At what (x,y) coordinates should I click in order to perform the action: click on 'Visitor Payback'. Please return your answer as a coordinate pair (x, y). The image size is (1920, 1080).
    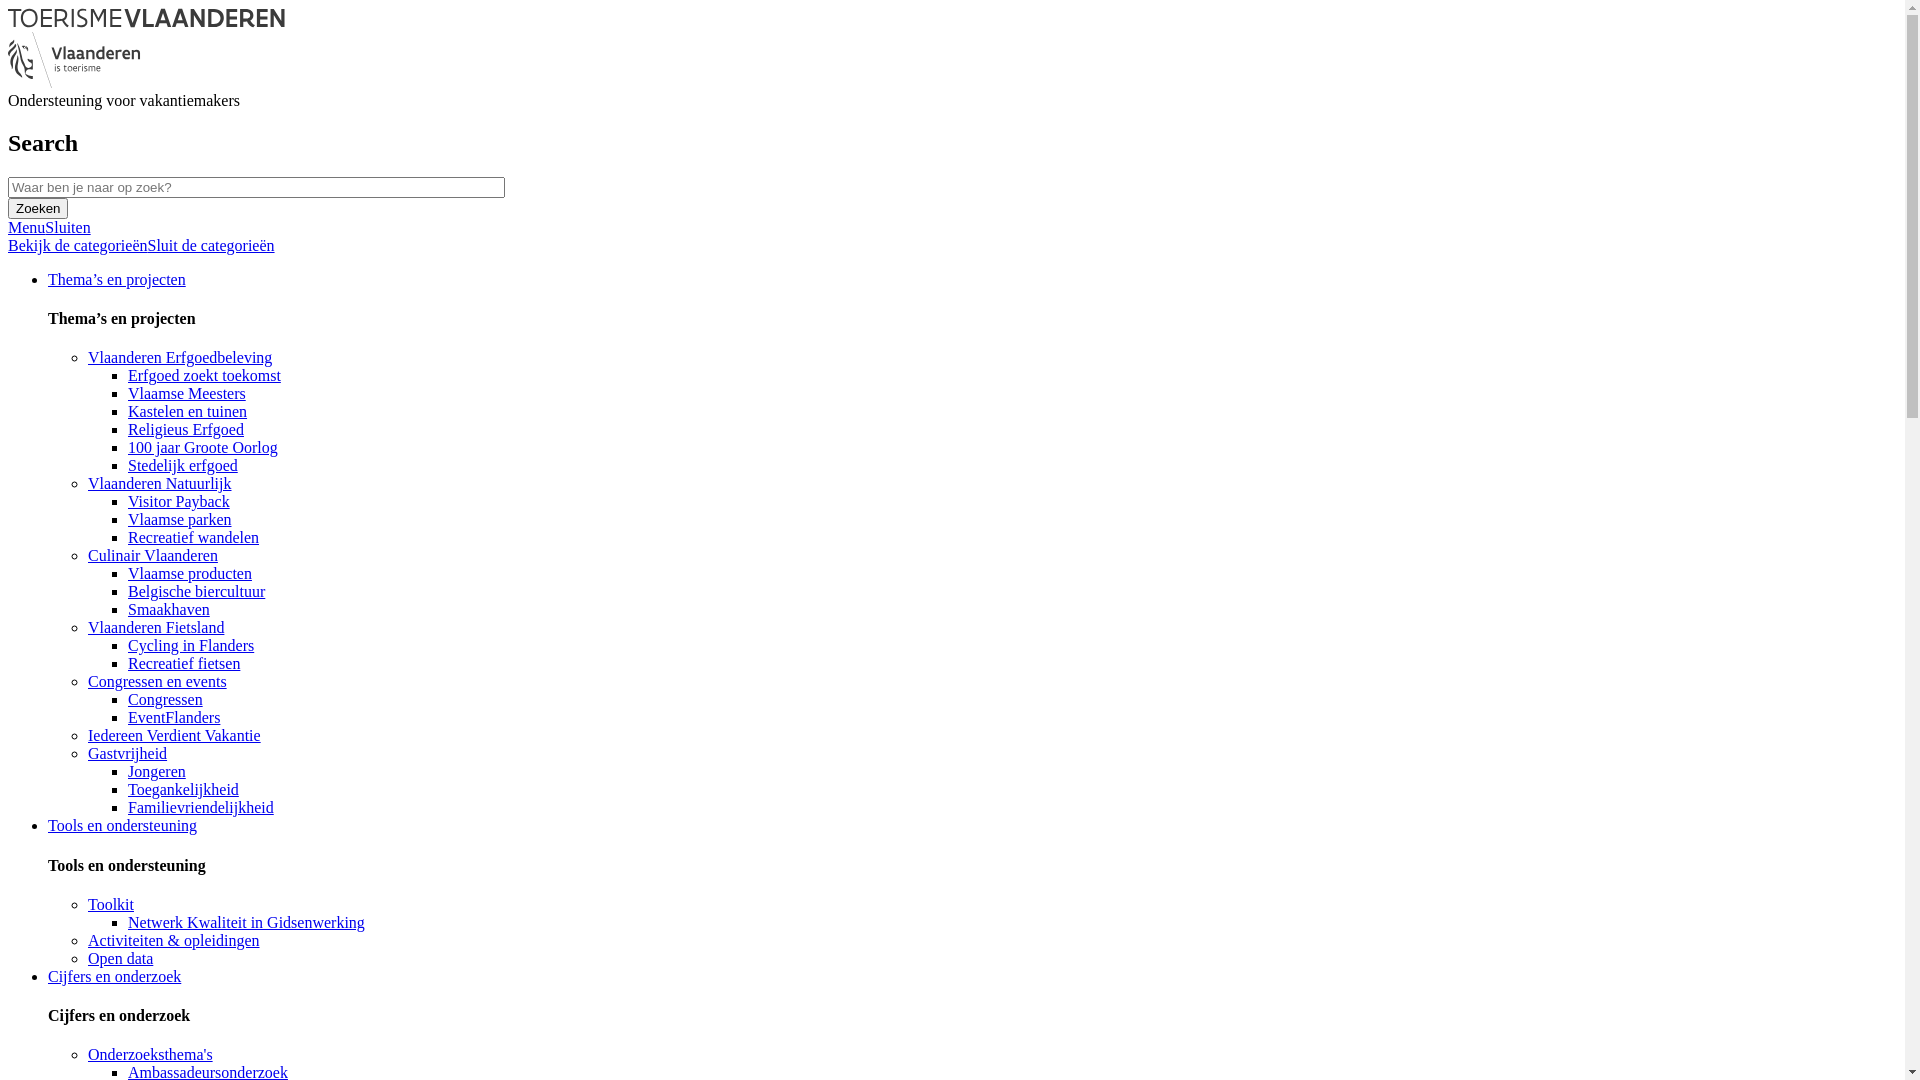
    Looking at the image, I should click on (178, 500).